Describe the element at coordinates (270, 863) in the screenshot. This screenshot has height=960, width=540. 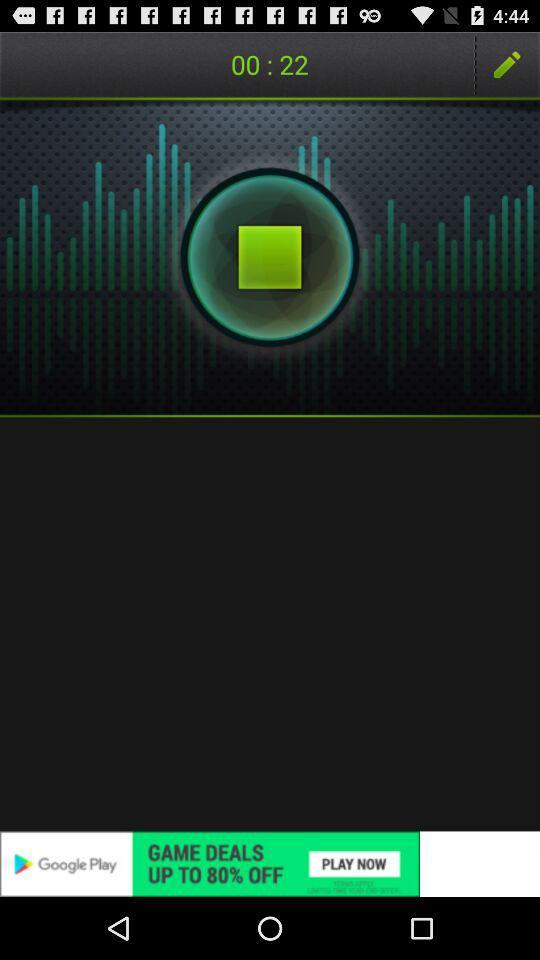
I see `advertisement 's website` at that location.